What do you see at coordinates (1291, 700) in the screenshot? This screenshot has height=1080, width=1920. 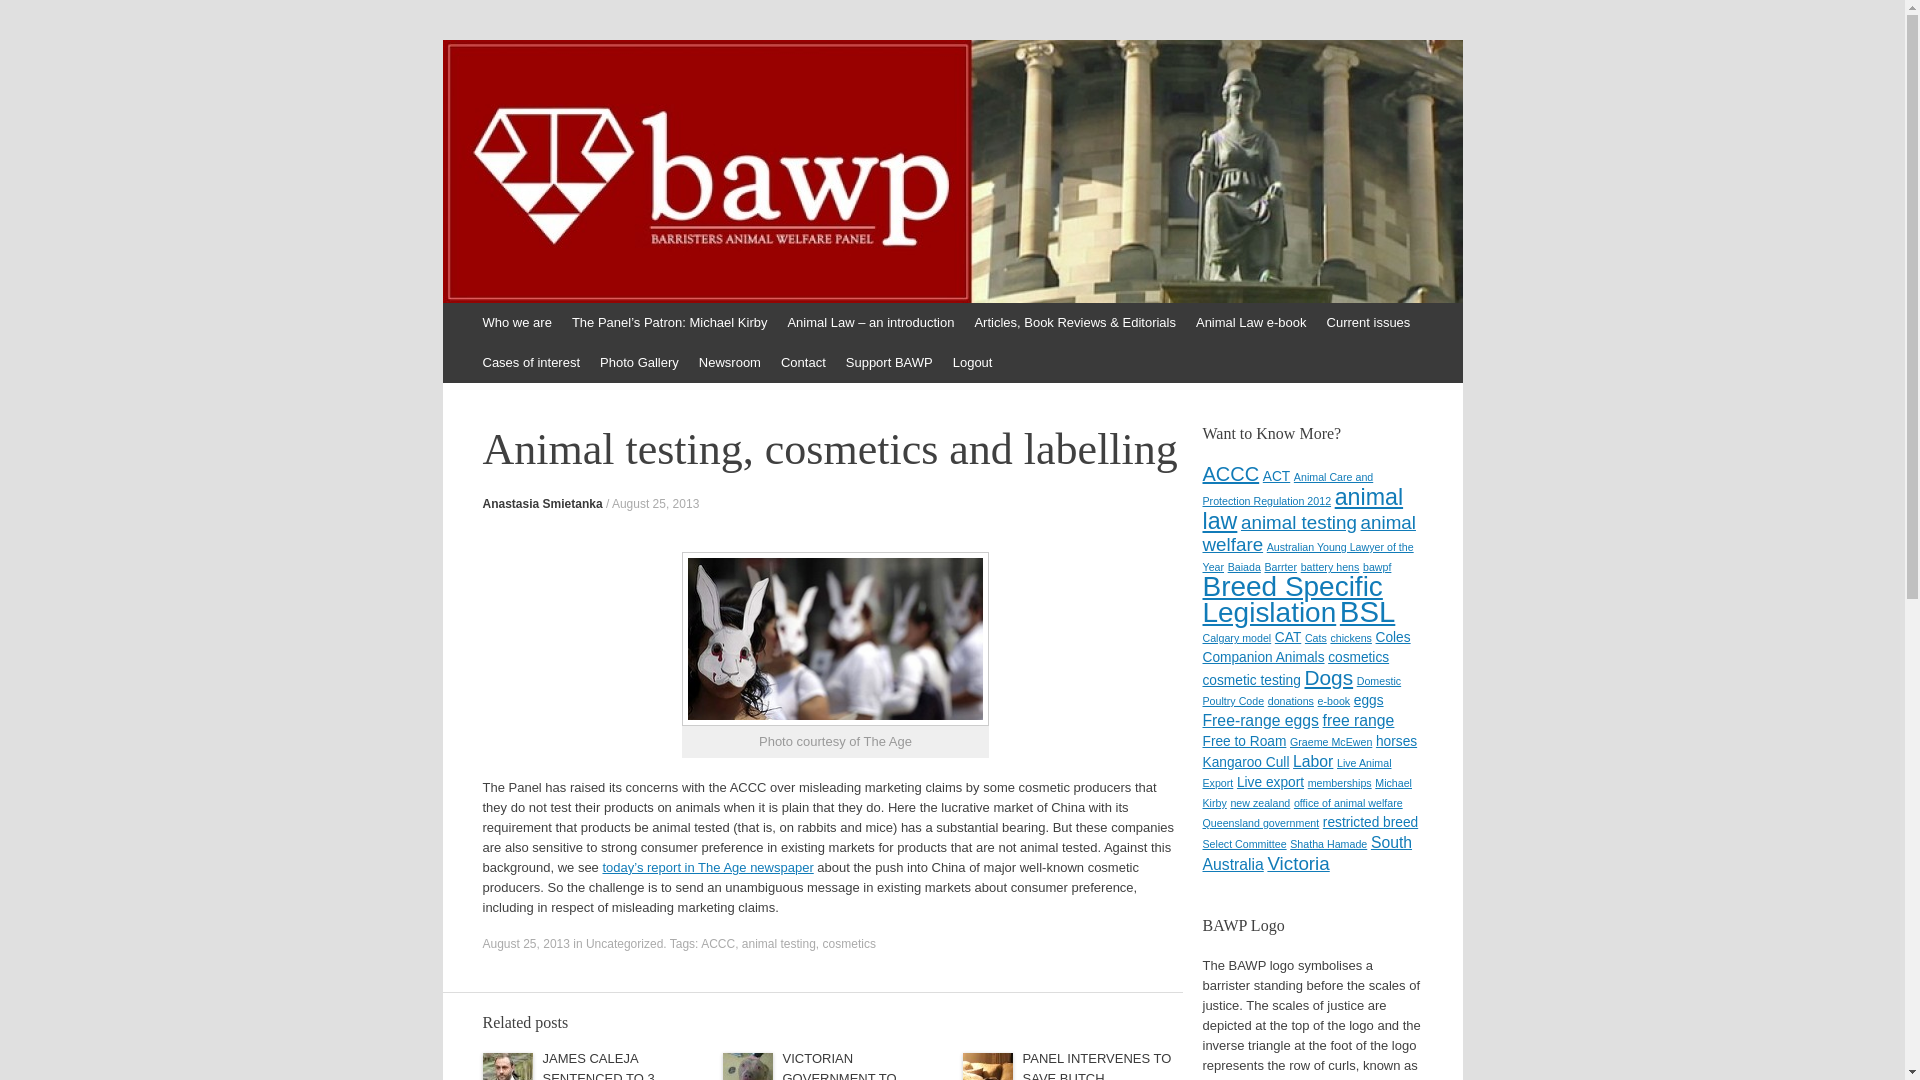 I see `'donations'` at bounding box center [1291, 700].